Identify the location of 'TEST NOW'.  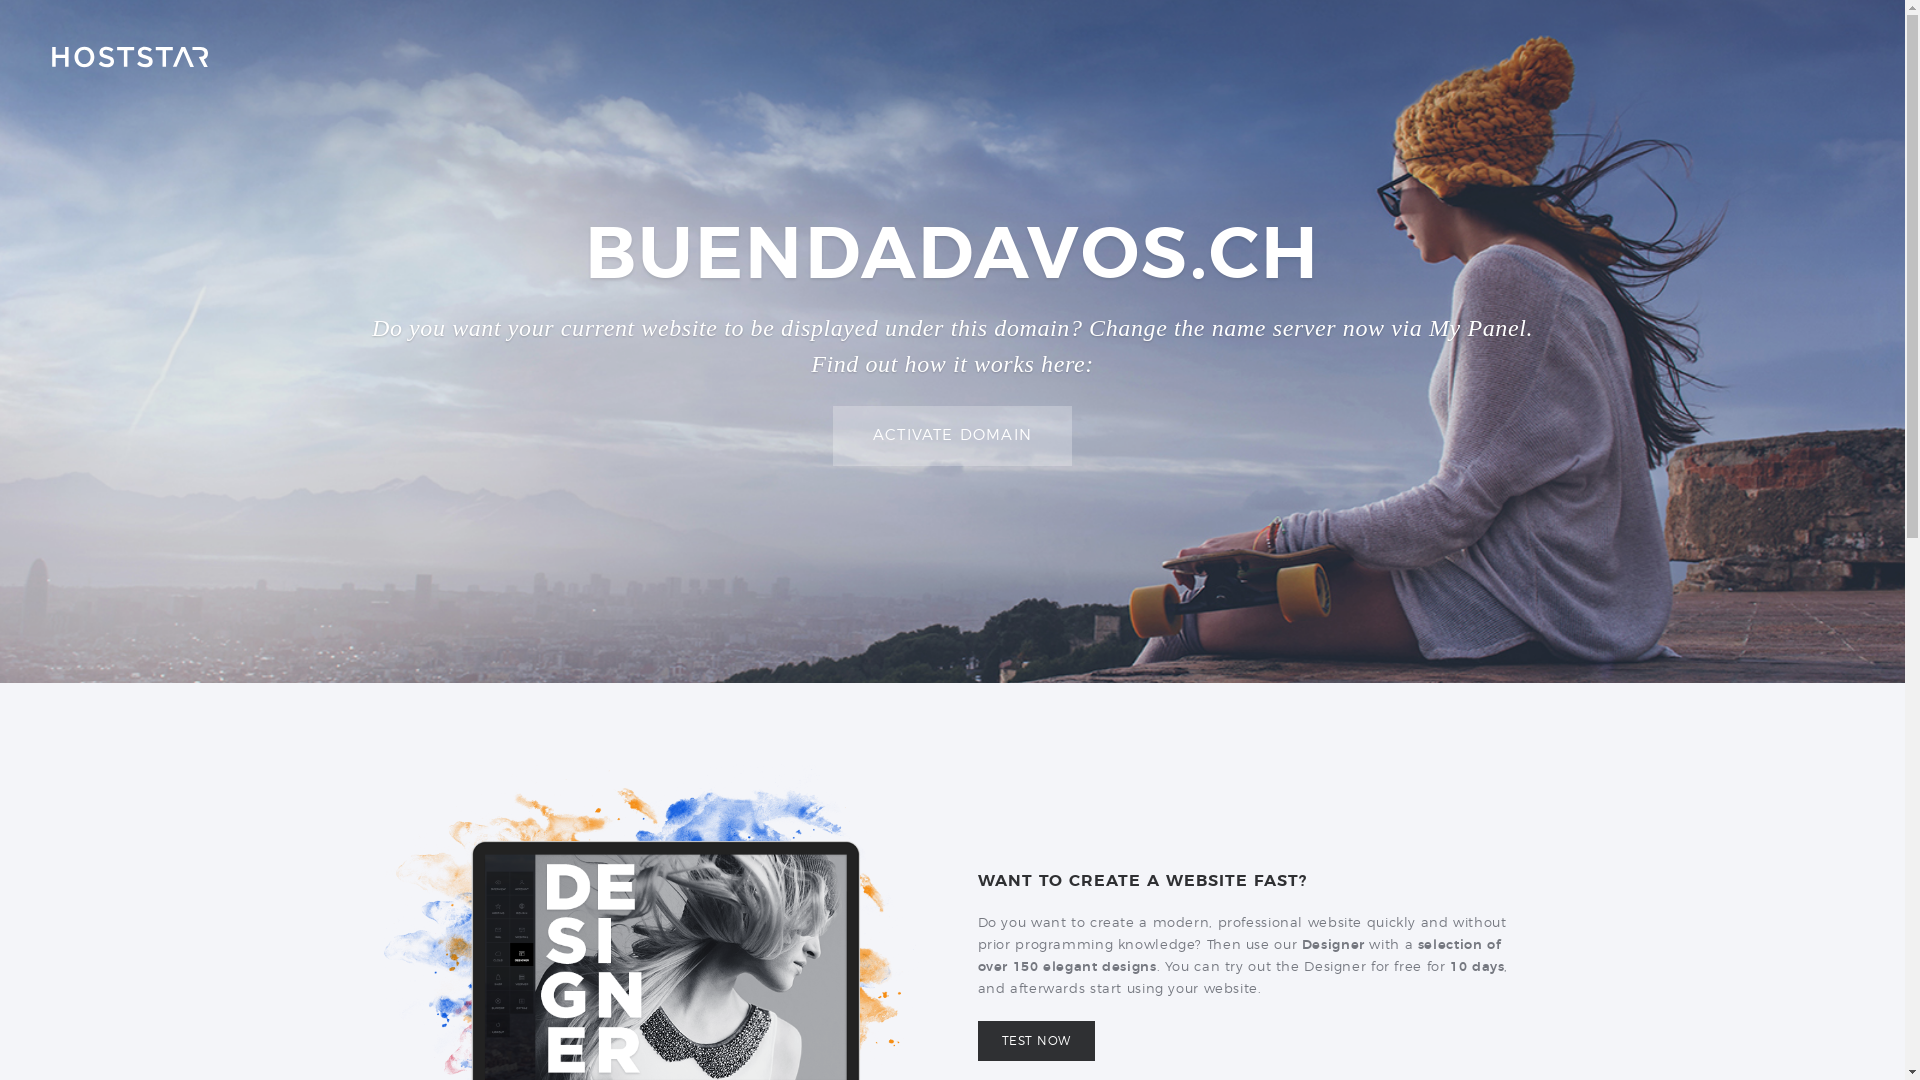
(1036, 1040).